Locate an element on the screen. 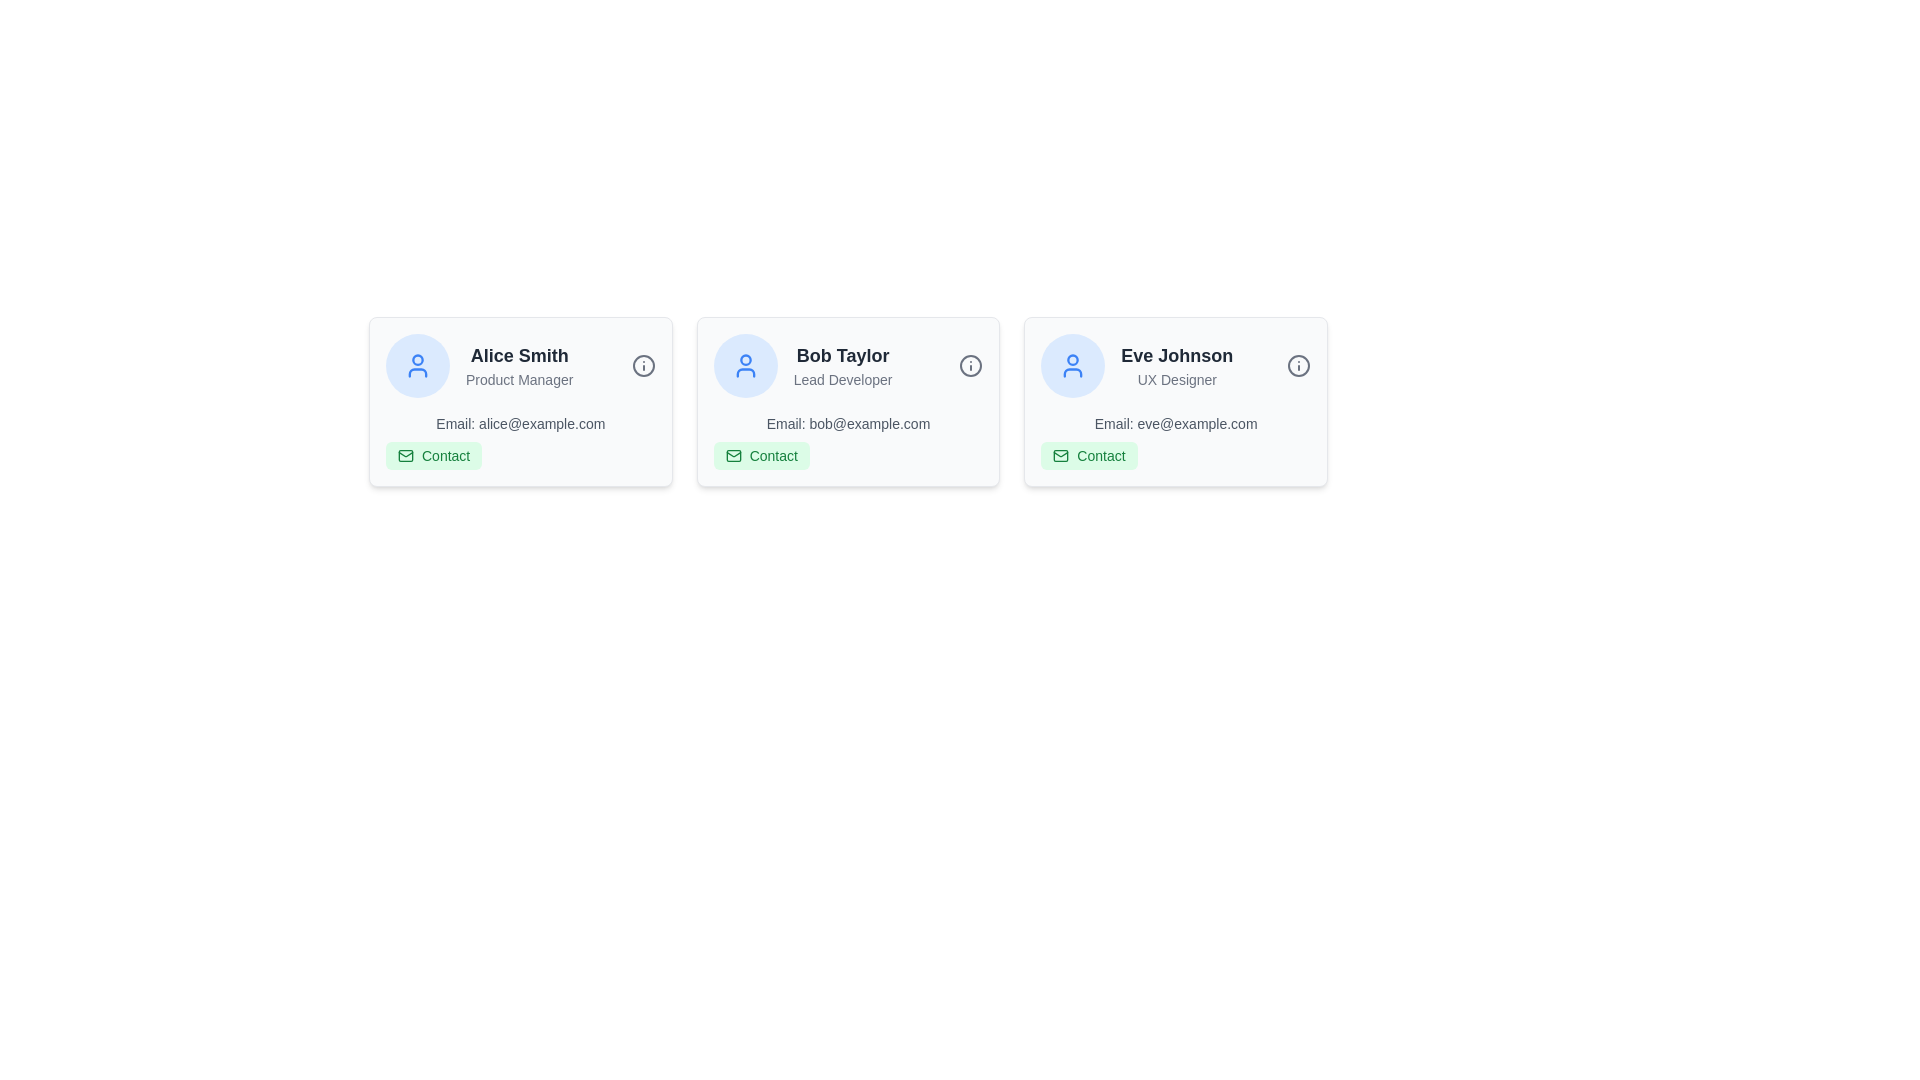 The height and width of the screenshot is (1080, 1920). text content of the element displaying 'Eve Johnson' and 'UX Designer' which is centrally located in the third card of a horizontal list, positioned above an email address and a green 'Contact' button is located at coordinates (1177, 366).